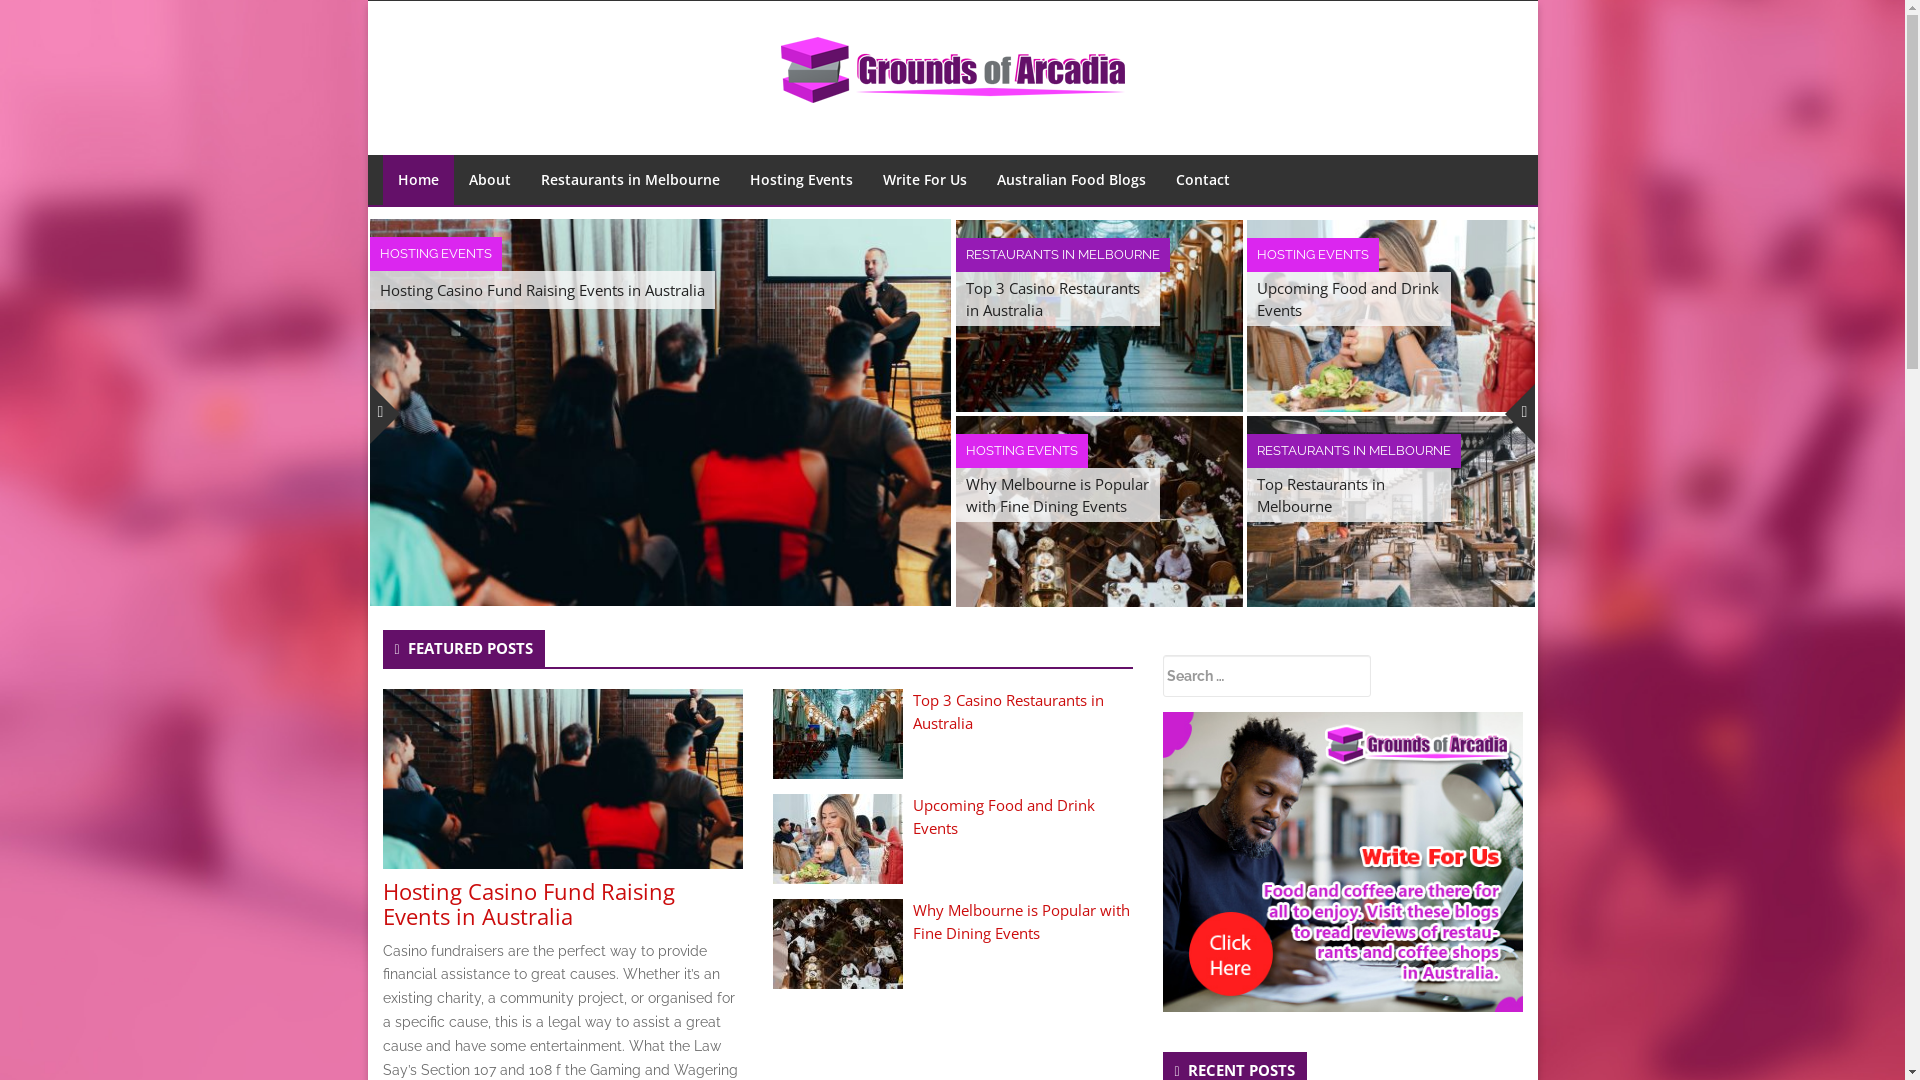 This screenshot has height=1080, width=1920. I want to click on 'Top 3 Casino Restaurants in Australia', so click(836, 732).